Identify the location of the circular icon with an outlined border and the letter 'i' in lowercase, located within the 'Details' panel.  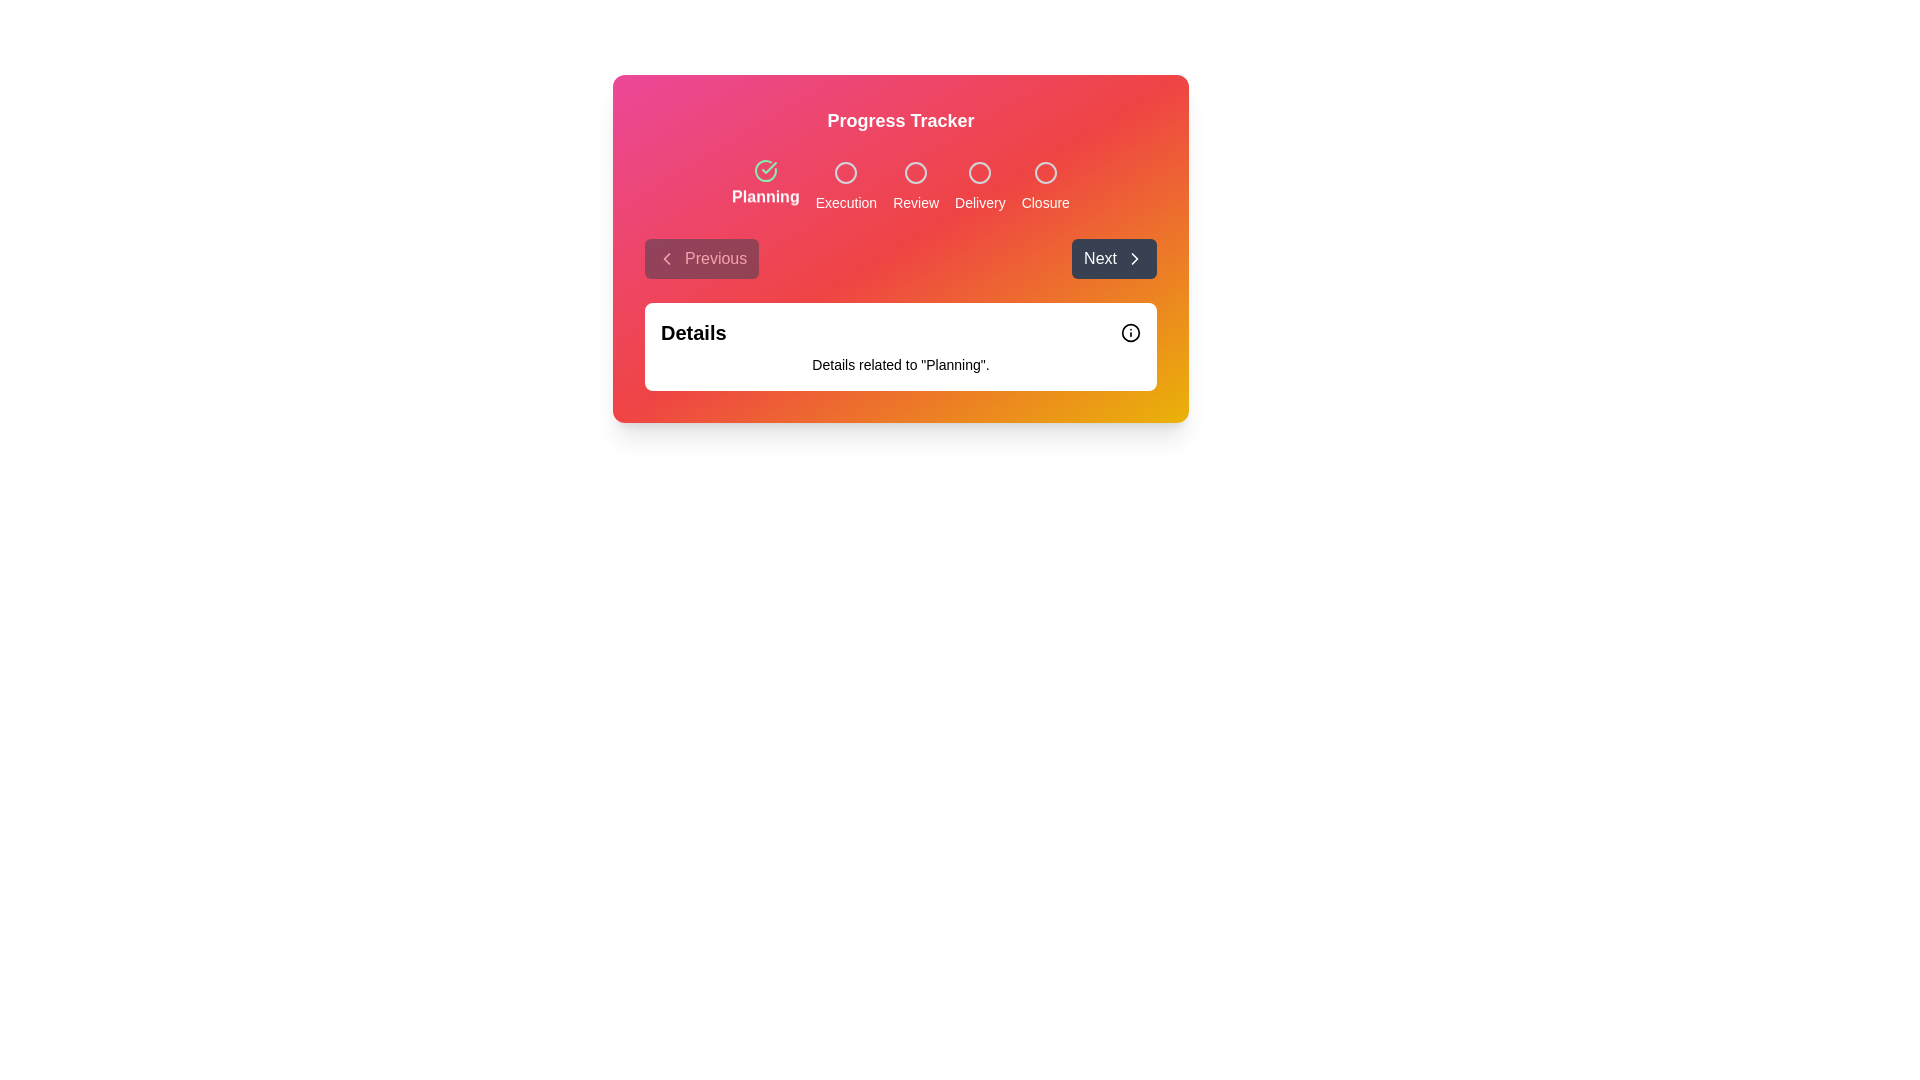
(1131, 331).